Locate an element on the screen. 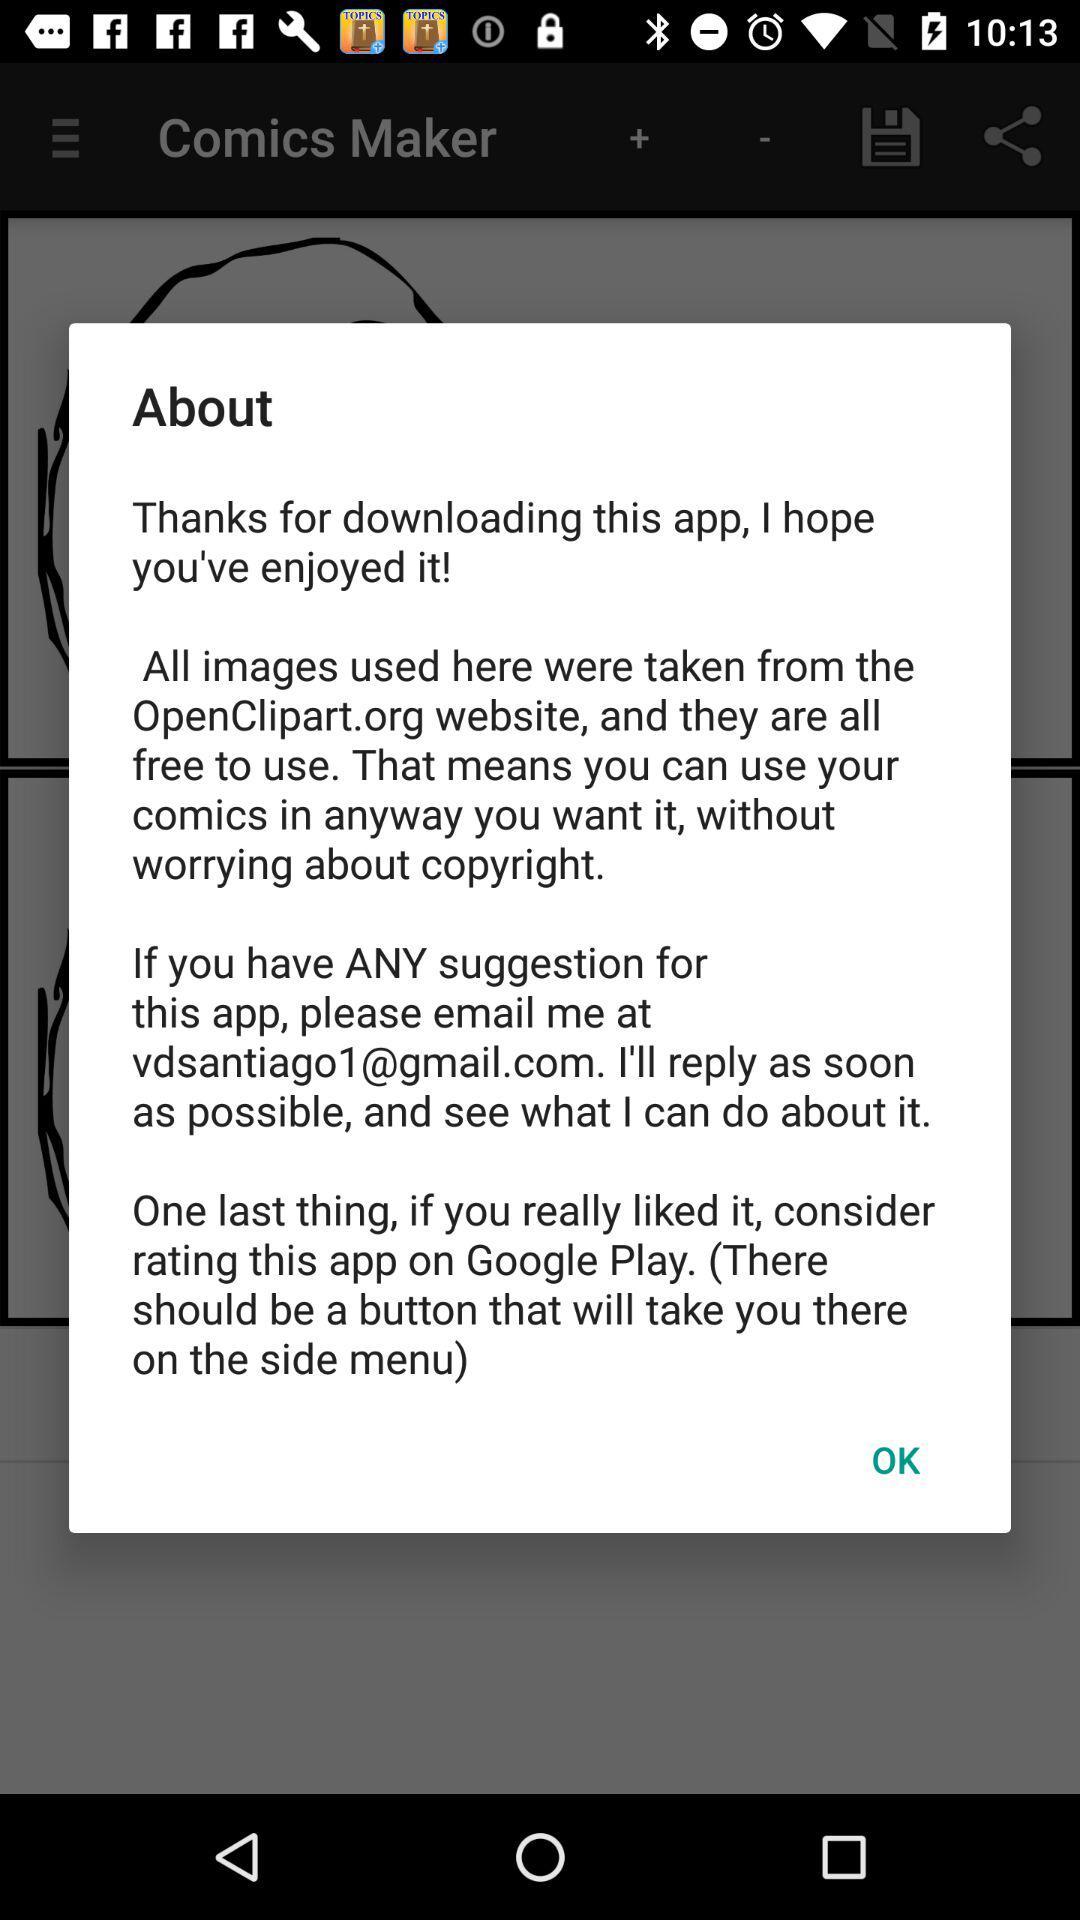 This screenshot has width=1080, height=1920. item below the thanks for downloading is located at coordinates (894, 1459).